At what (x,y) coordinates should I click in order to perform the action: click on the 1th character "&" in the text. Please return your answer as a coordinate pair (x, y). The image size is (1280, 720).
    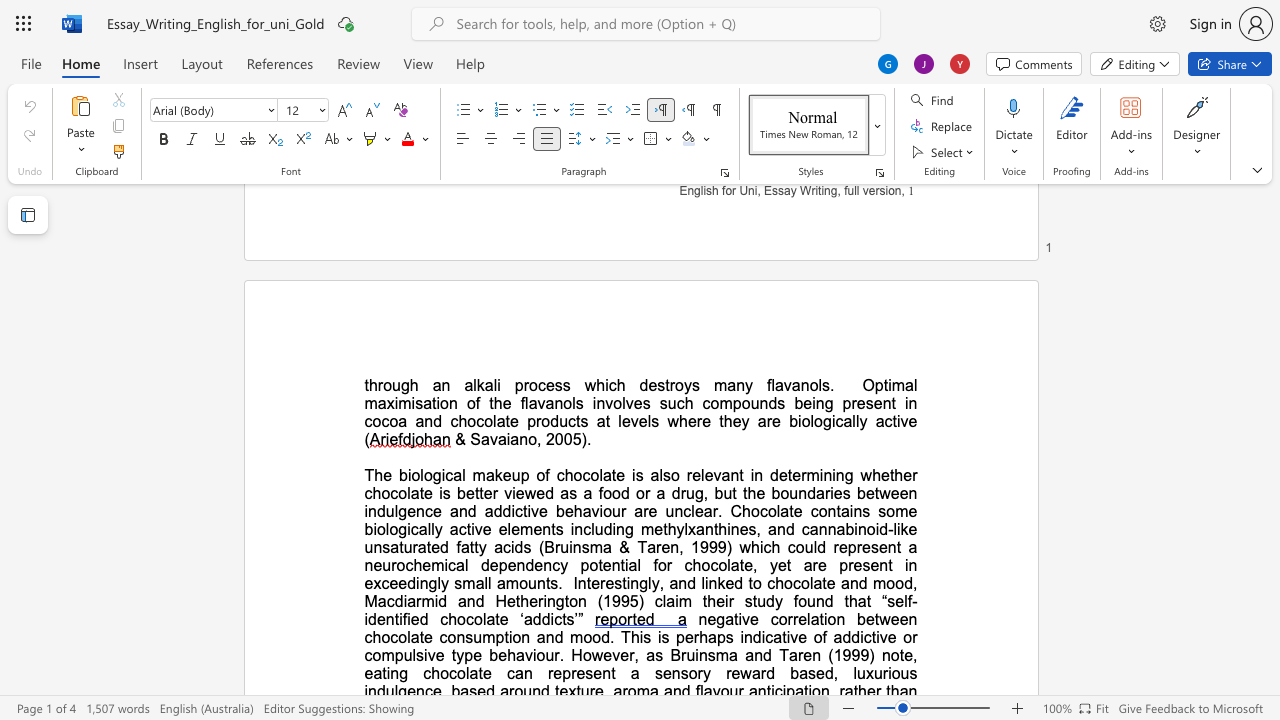
    Looking at the image, I should click on (459, 438).